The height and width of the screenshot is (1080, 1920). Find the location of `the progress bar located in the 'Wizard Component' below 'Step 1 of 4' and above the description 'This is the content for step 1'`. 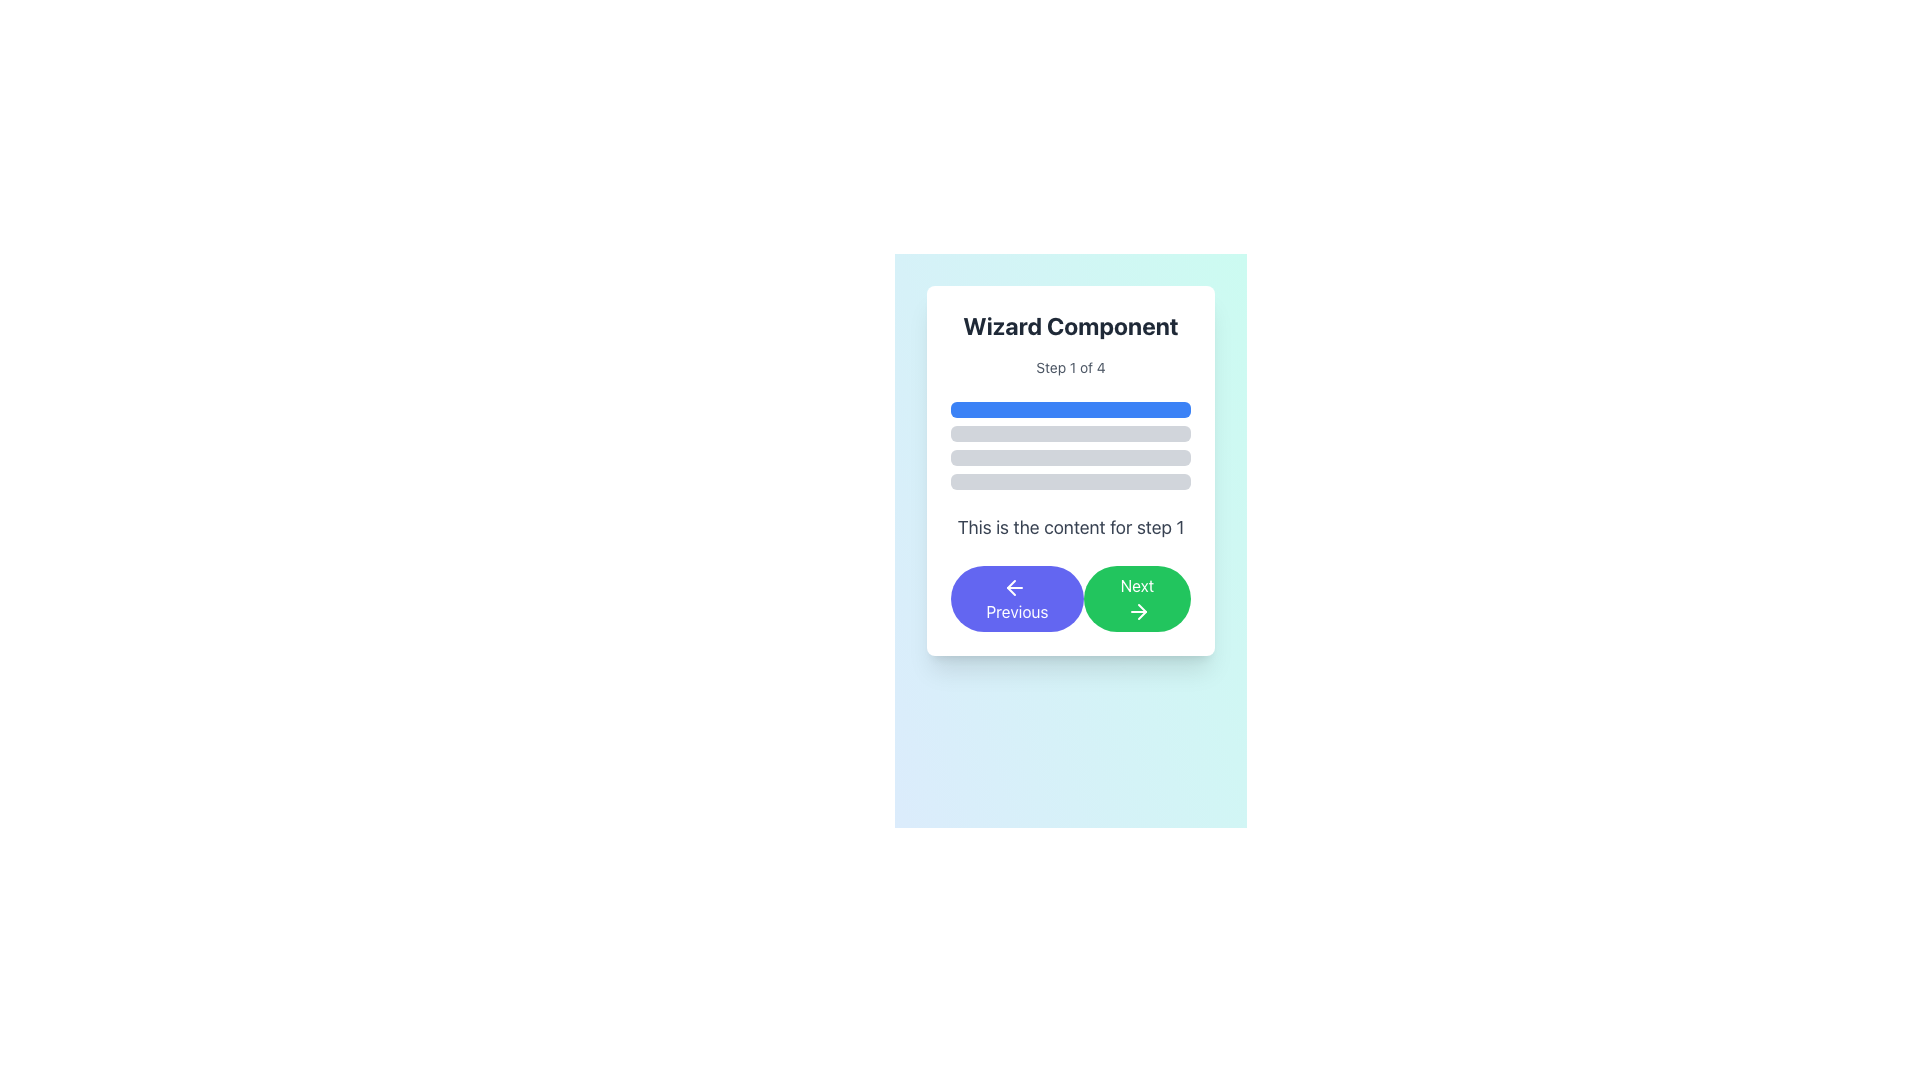

the progress bar located in the 'Wizard Component' below 'Step 1 of 4' and above the description 'This is the content for step 1' is located at coordinates (1069, 445).